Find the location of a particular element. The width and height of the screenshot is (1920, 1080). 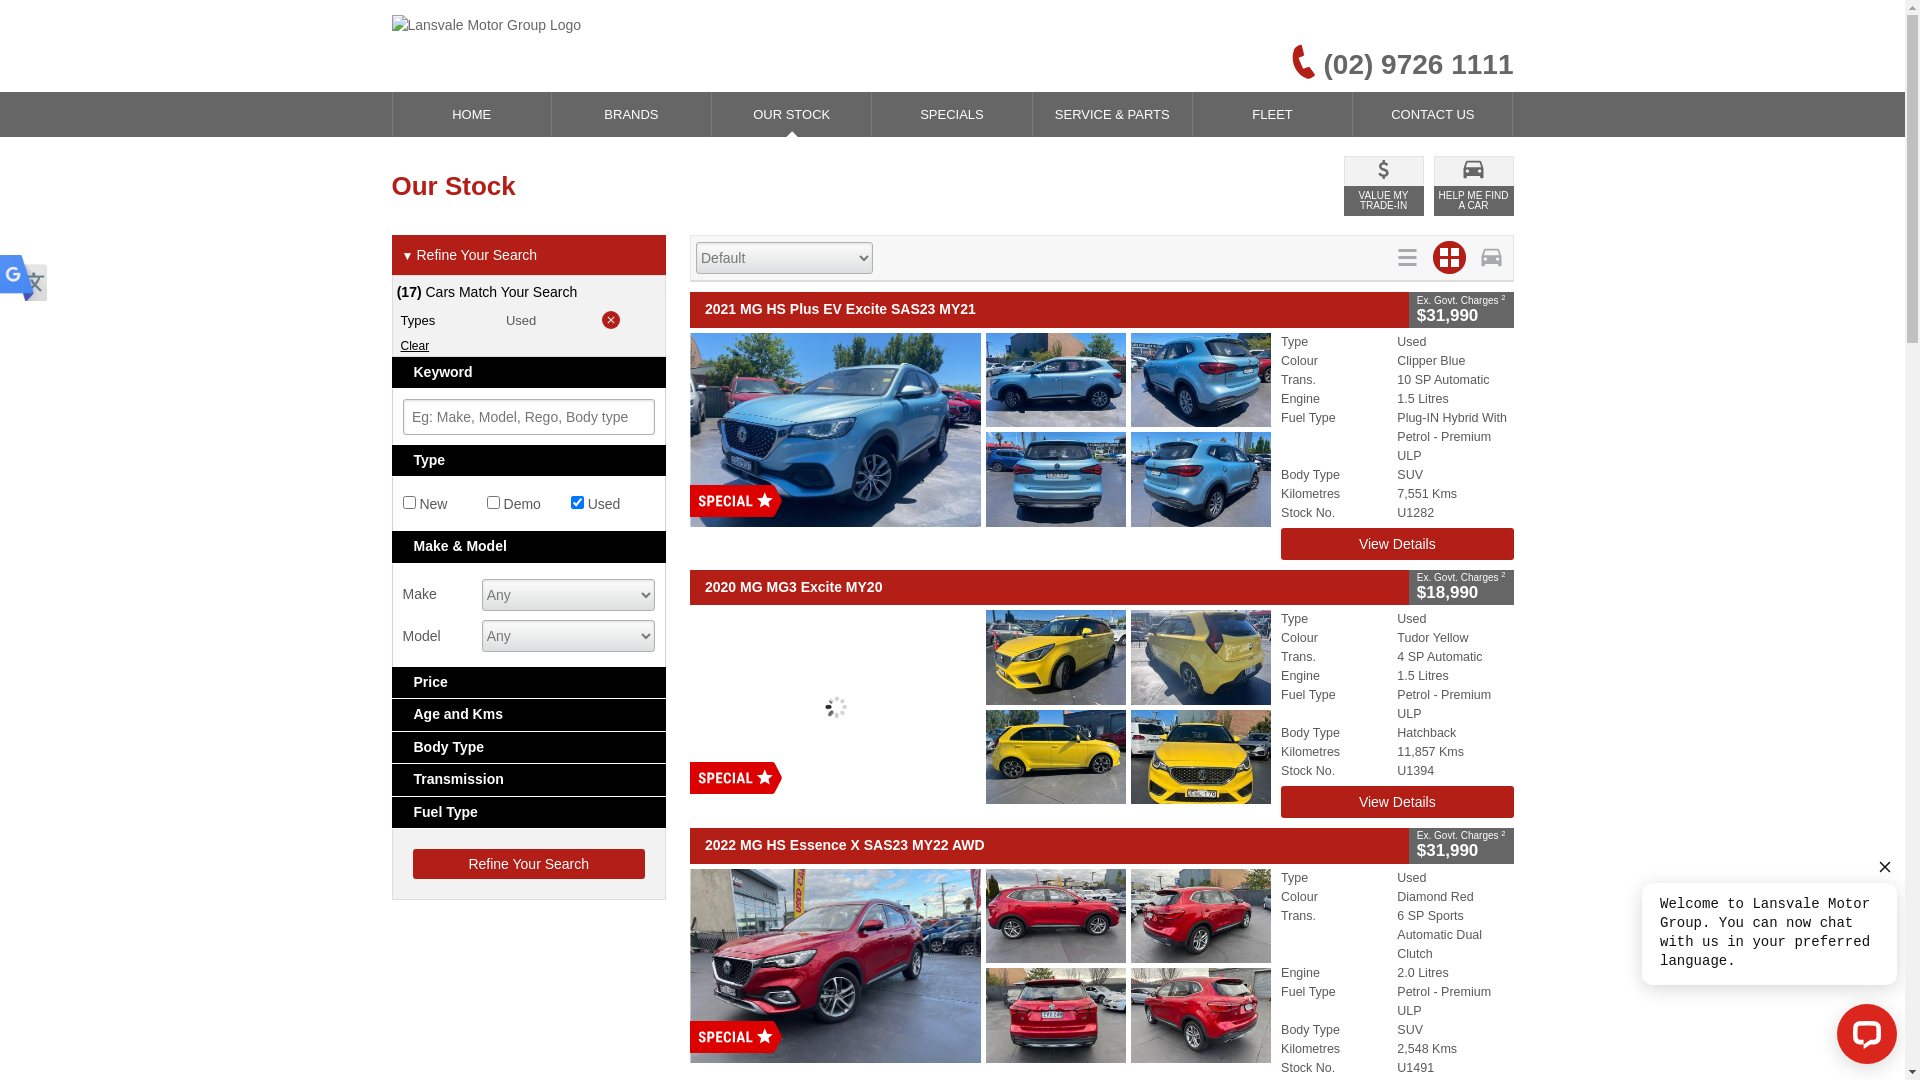

'Transmission' is located at coordinates (529, 778).